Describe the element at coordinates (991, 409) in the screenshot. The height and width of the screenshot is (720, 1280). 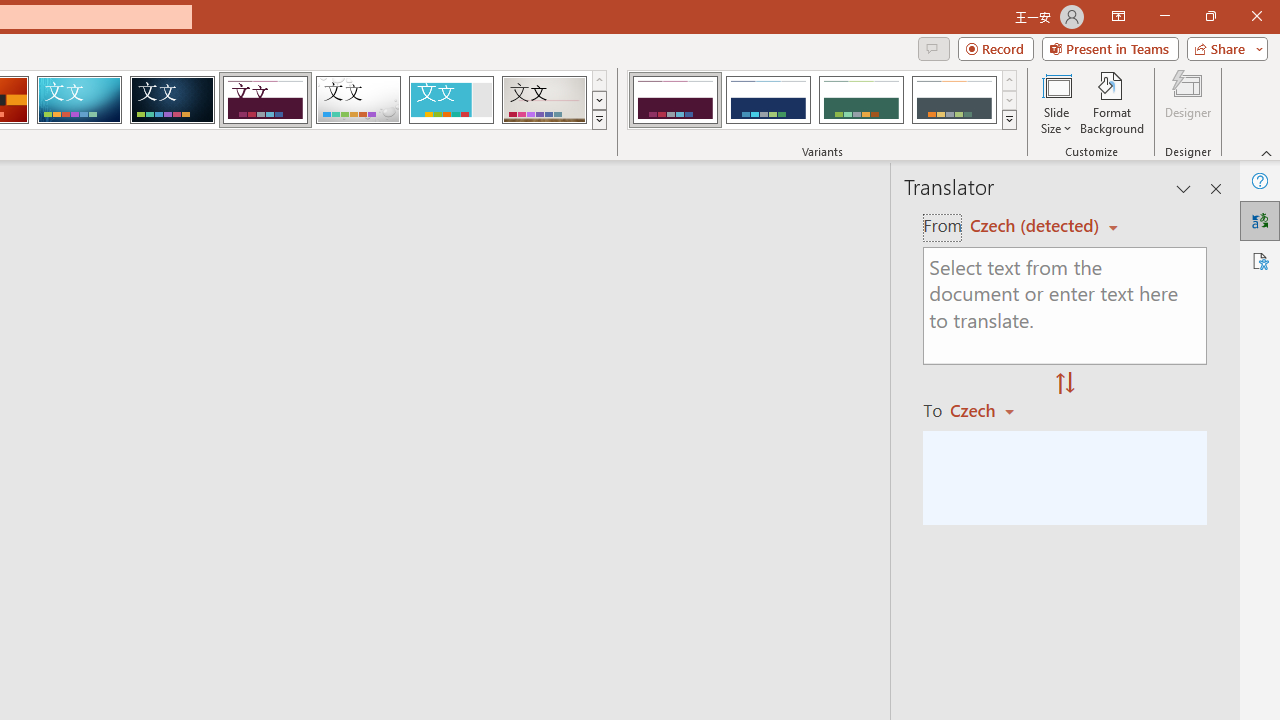
I see `'Czech'` at that location.